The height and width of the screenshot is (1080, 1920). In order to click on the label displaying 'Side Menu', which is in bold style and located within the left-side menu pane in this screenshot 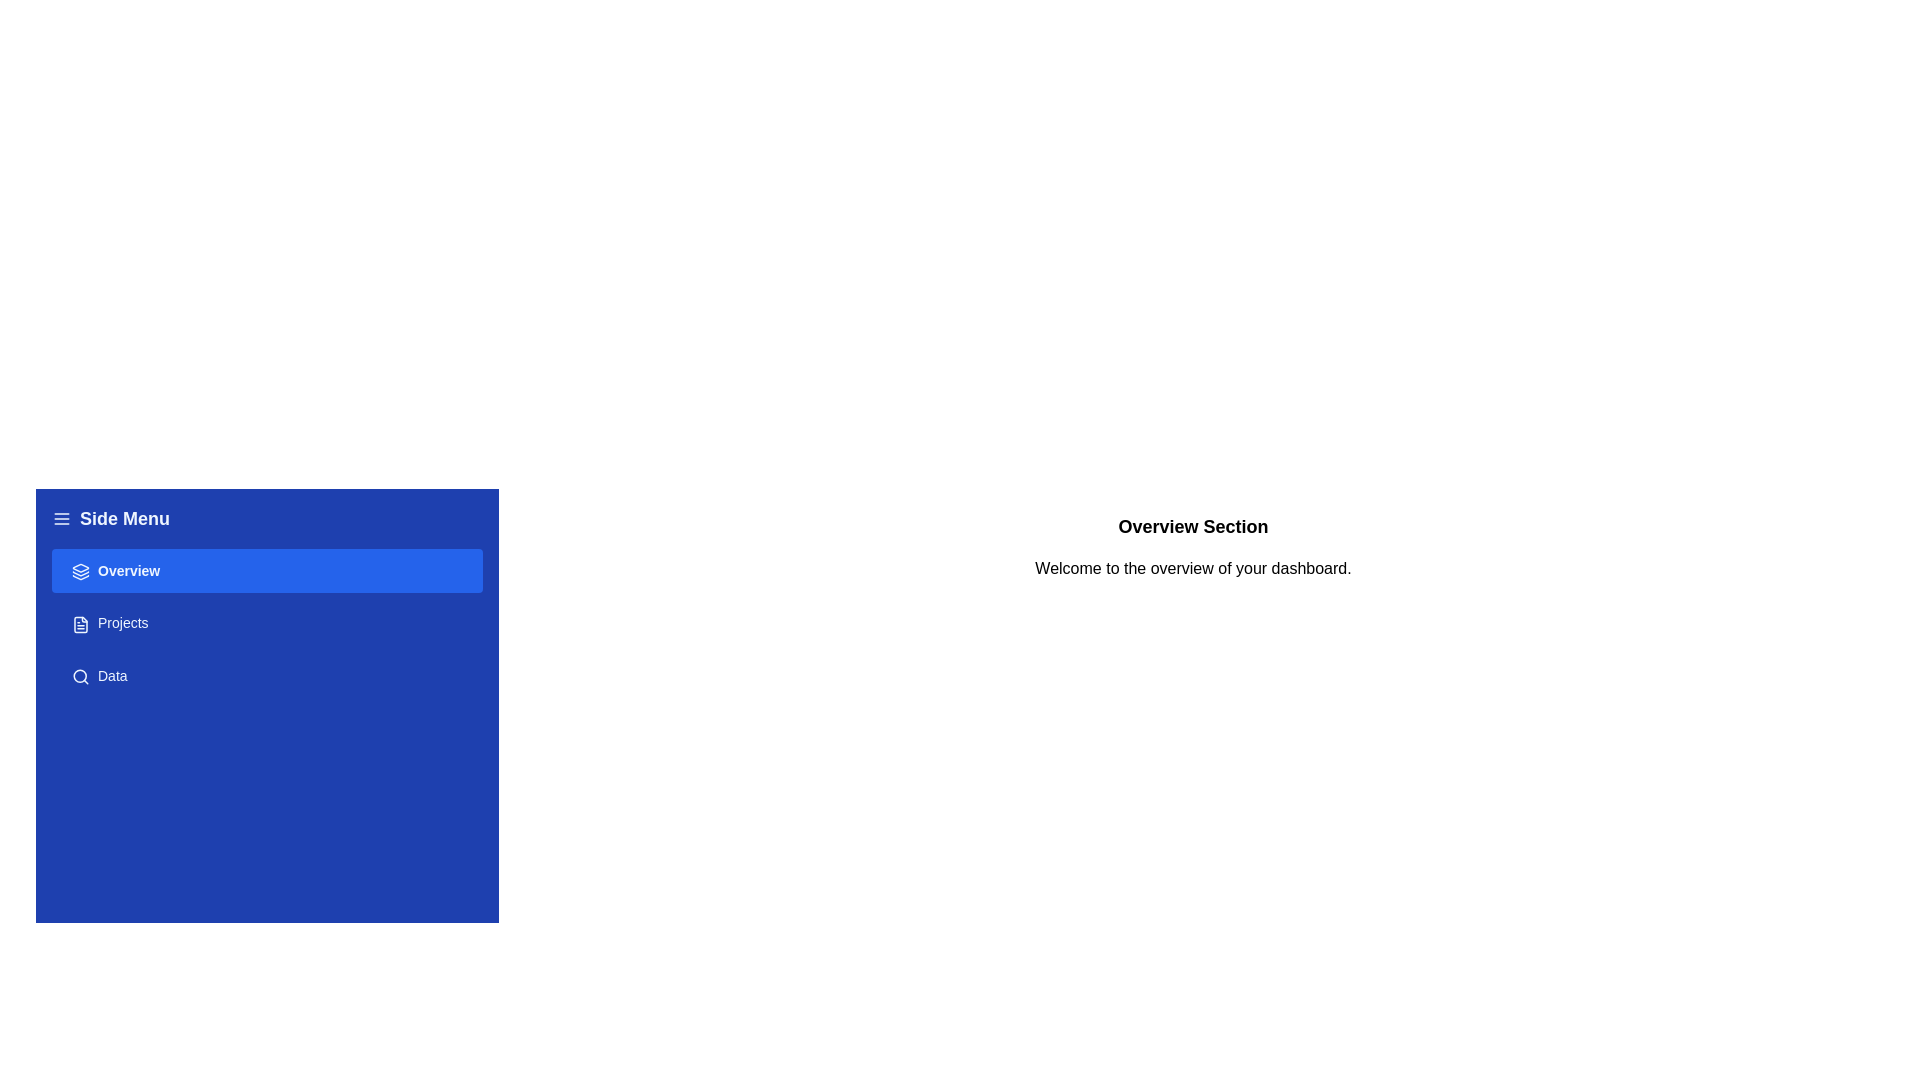, I will do `click(123, 518)`.